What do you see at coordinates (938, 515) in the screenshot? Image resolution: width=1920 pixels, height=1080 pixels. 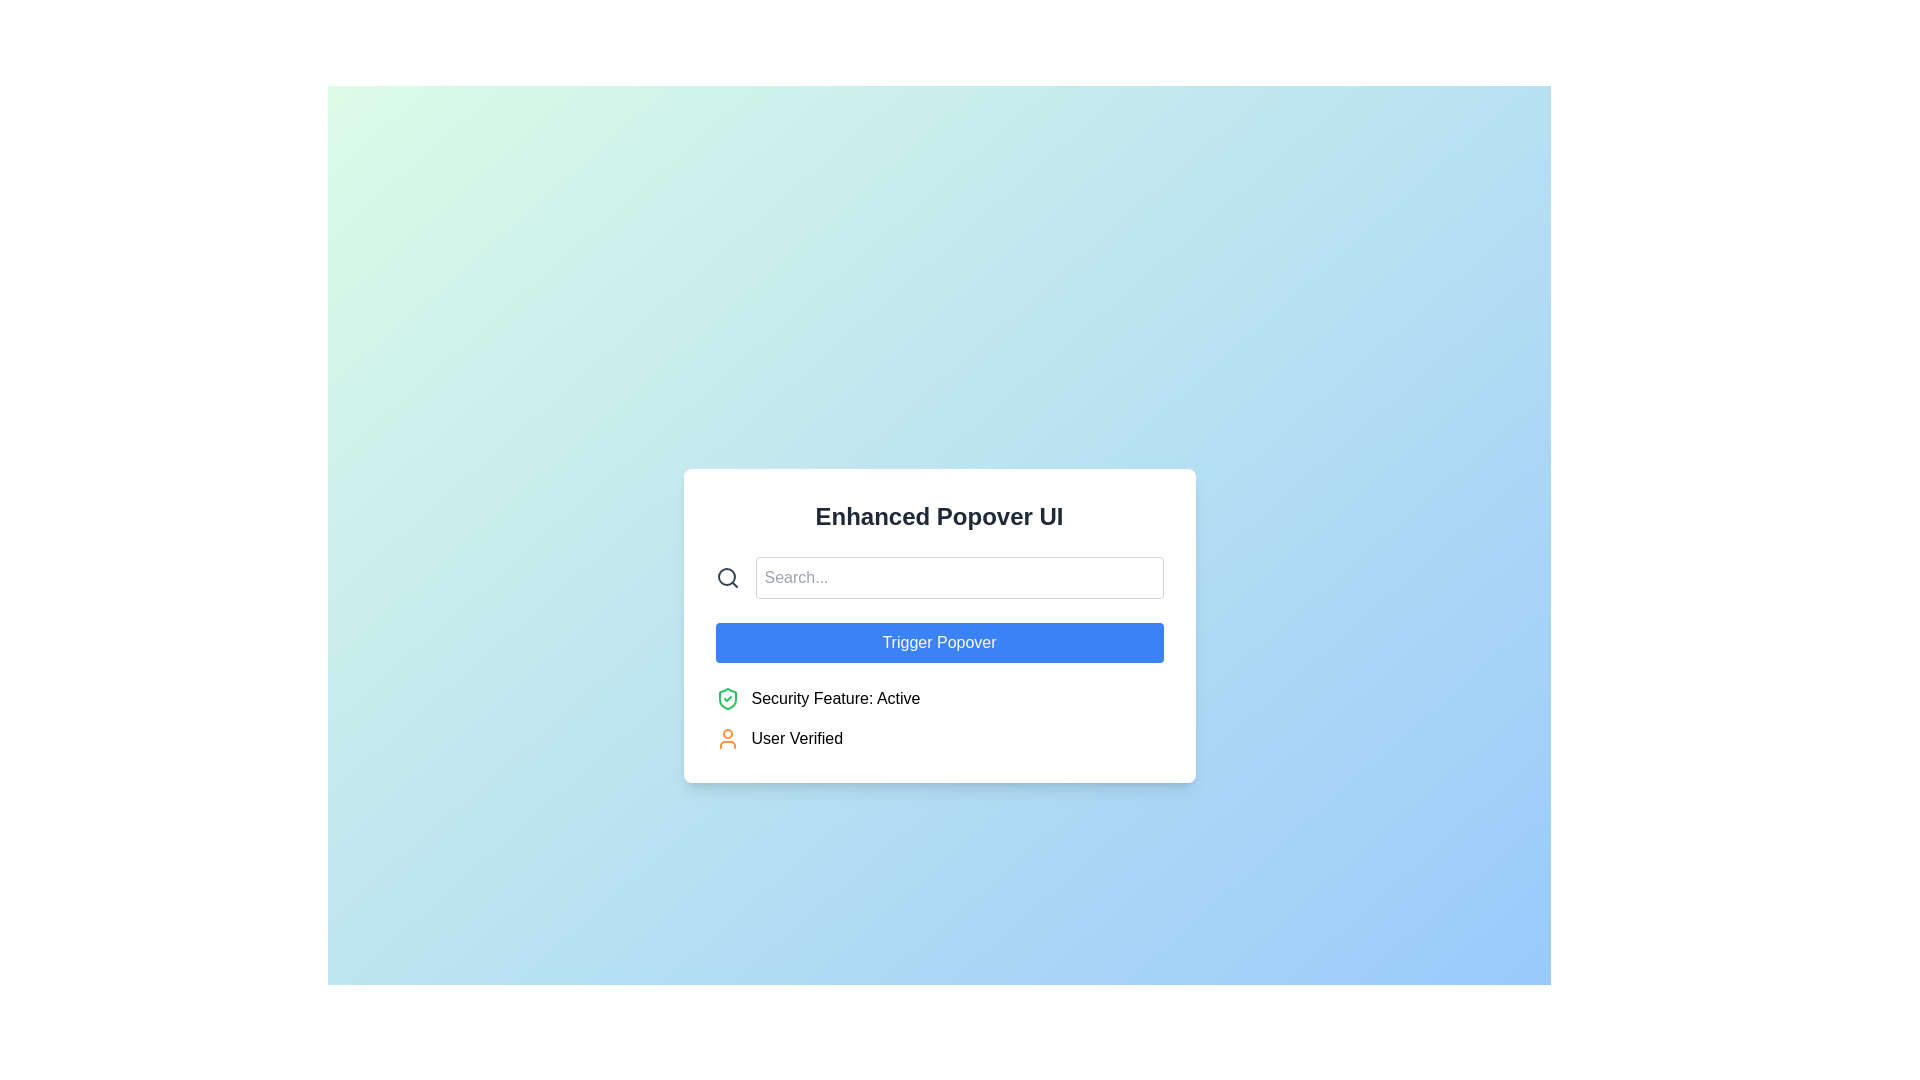 I see `the Text Display element that shows the title 'Enhanced Popover UI' in bold, dark gray font, centered at the top of a white box with rounded corners` at bounding box center [938, 515].